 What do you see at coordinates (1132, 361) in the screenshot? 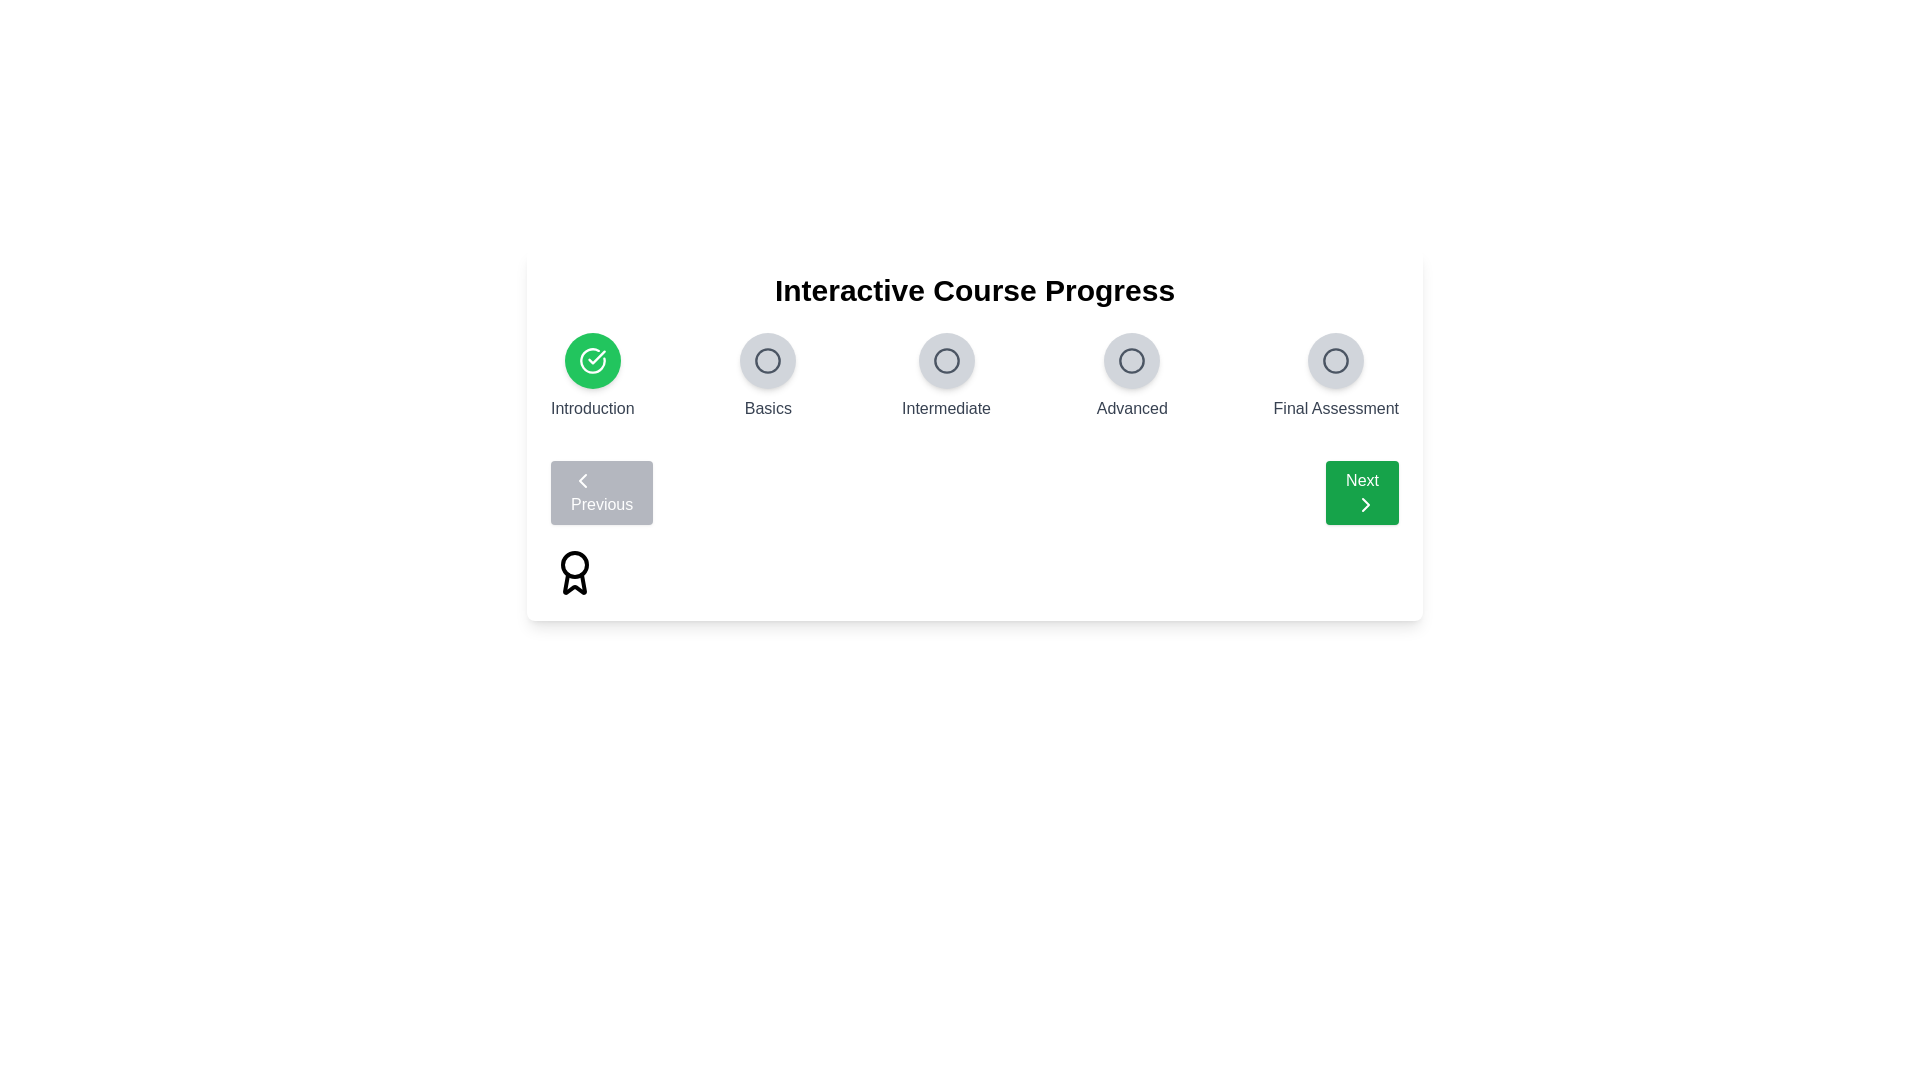
I see `the third circular button under the label 'Advanced', which indicates a progress step in an interactive course` at bounding box center [1132, 361].